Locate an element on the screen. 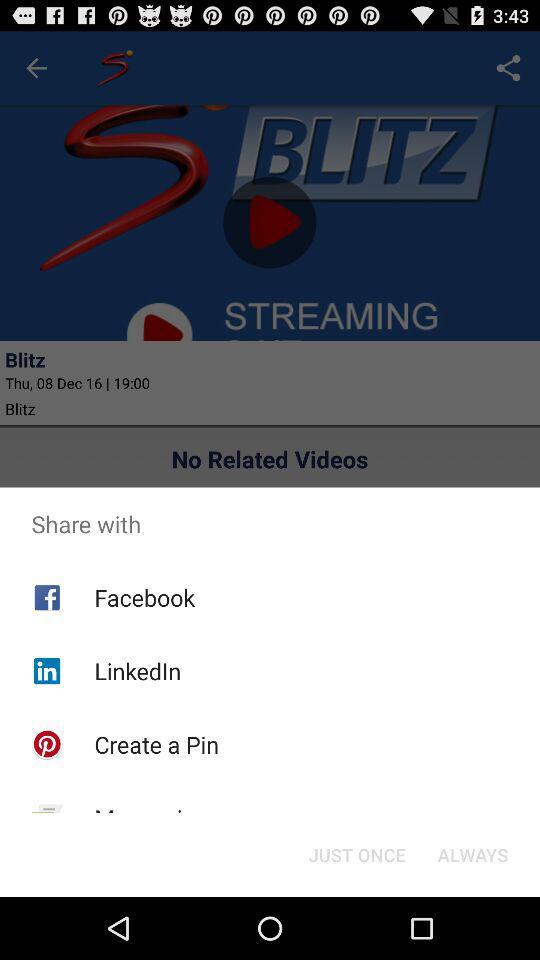  the button to the right of just once button is located at coordinates (472, 853).